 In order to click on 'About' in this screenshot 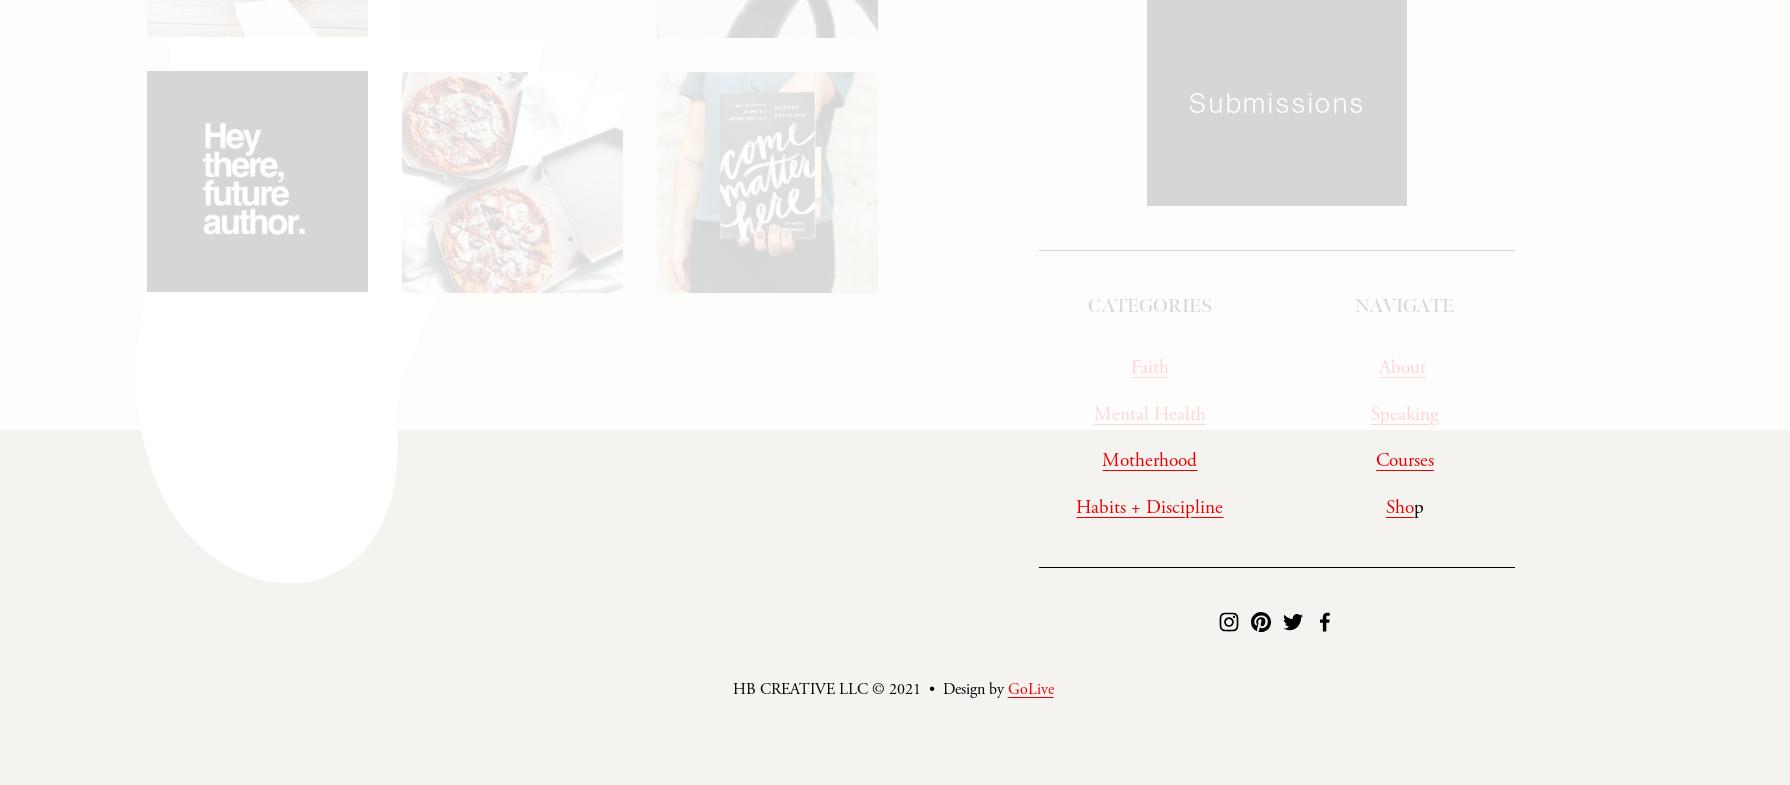, I will do `click(1400, 373)`.